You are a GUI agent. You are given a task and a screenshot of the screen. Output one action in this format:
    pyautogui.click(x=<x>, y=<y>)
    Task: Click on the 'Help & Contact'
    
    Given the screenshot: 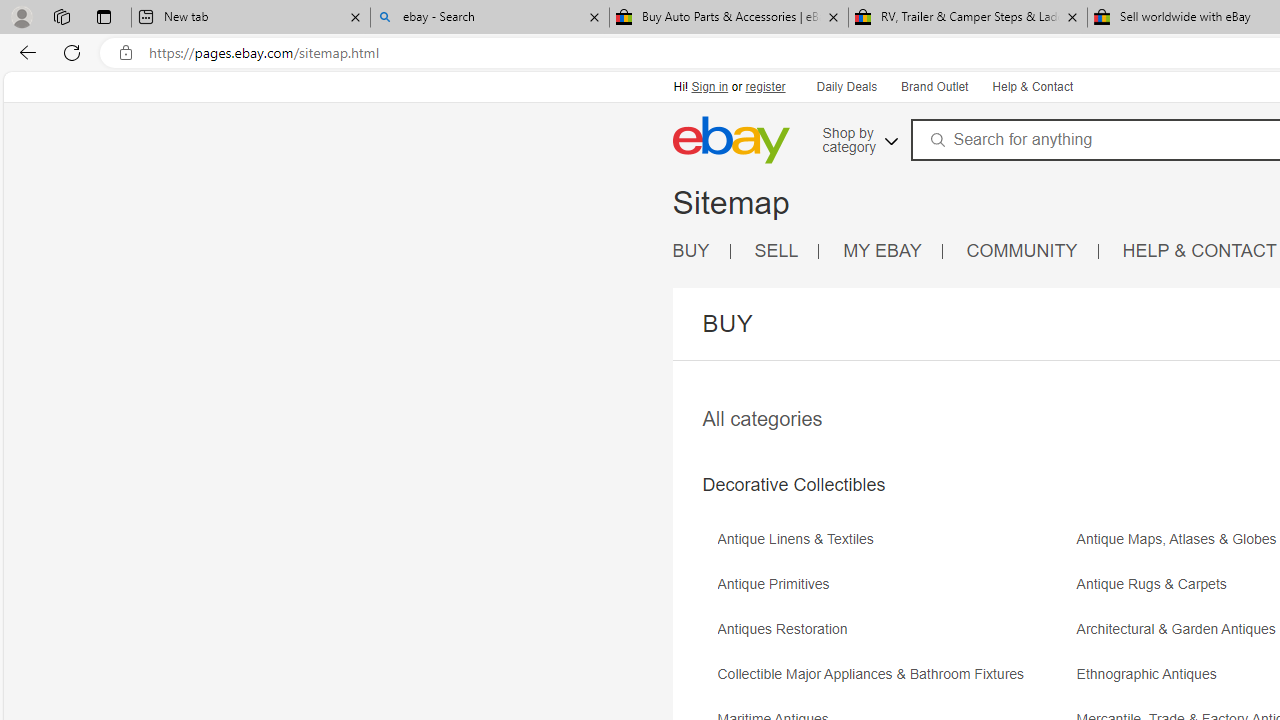 What is the action you would take?
    pyautogui.click(x=1032, y=87)
    